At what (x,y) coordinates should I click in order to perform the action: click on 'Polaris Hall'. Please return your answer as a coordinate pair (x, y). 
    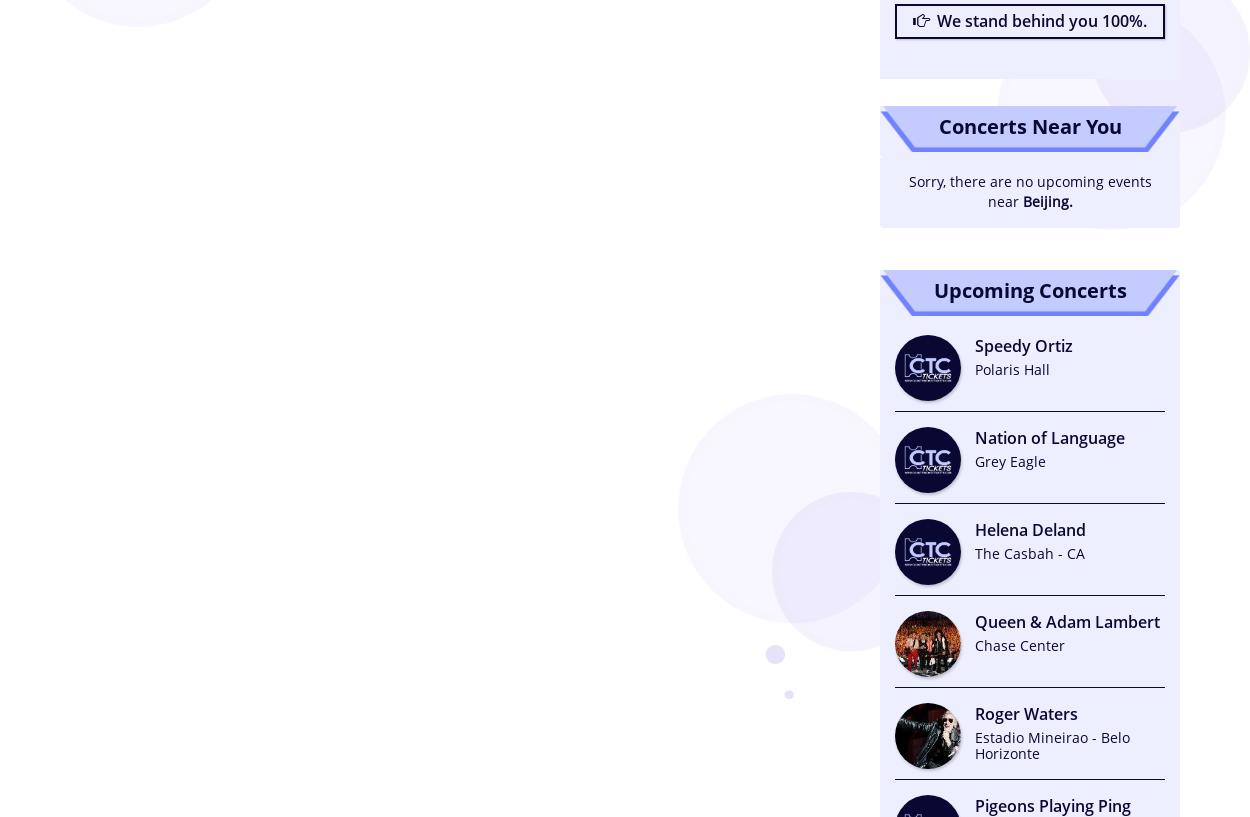
    Looking at the image, I should click on (974, 367).